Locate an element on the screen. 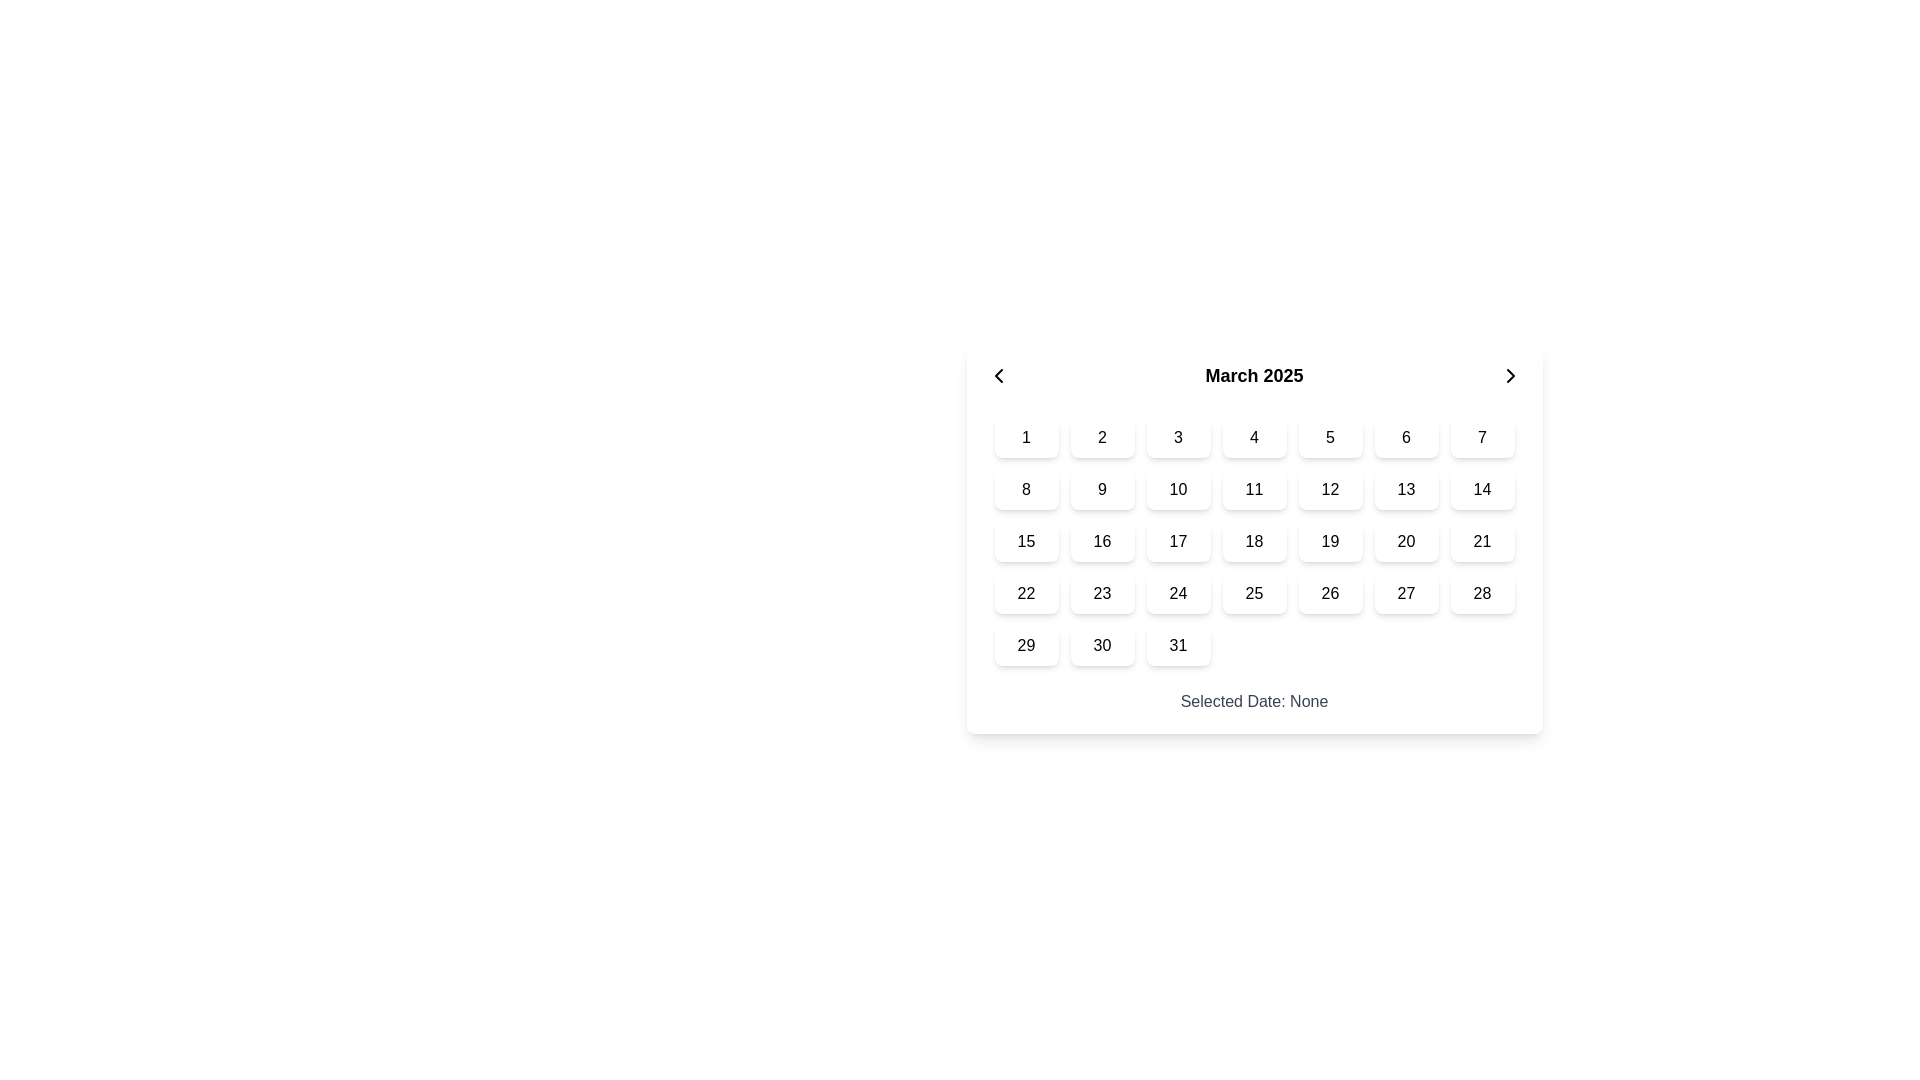 The image size is (1920, 1080). the button displaying the number '4' in the calendar grid is located at coordinates (1253, 437).